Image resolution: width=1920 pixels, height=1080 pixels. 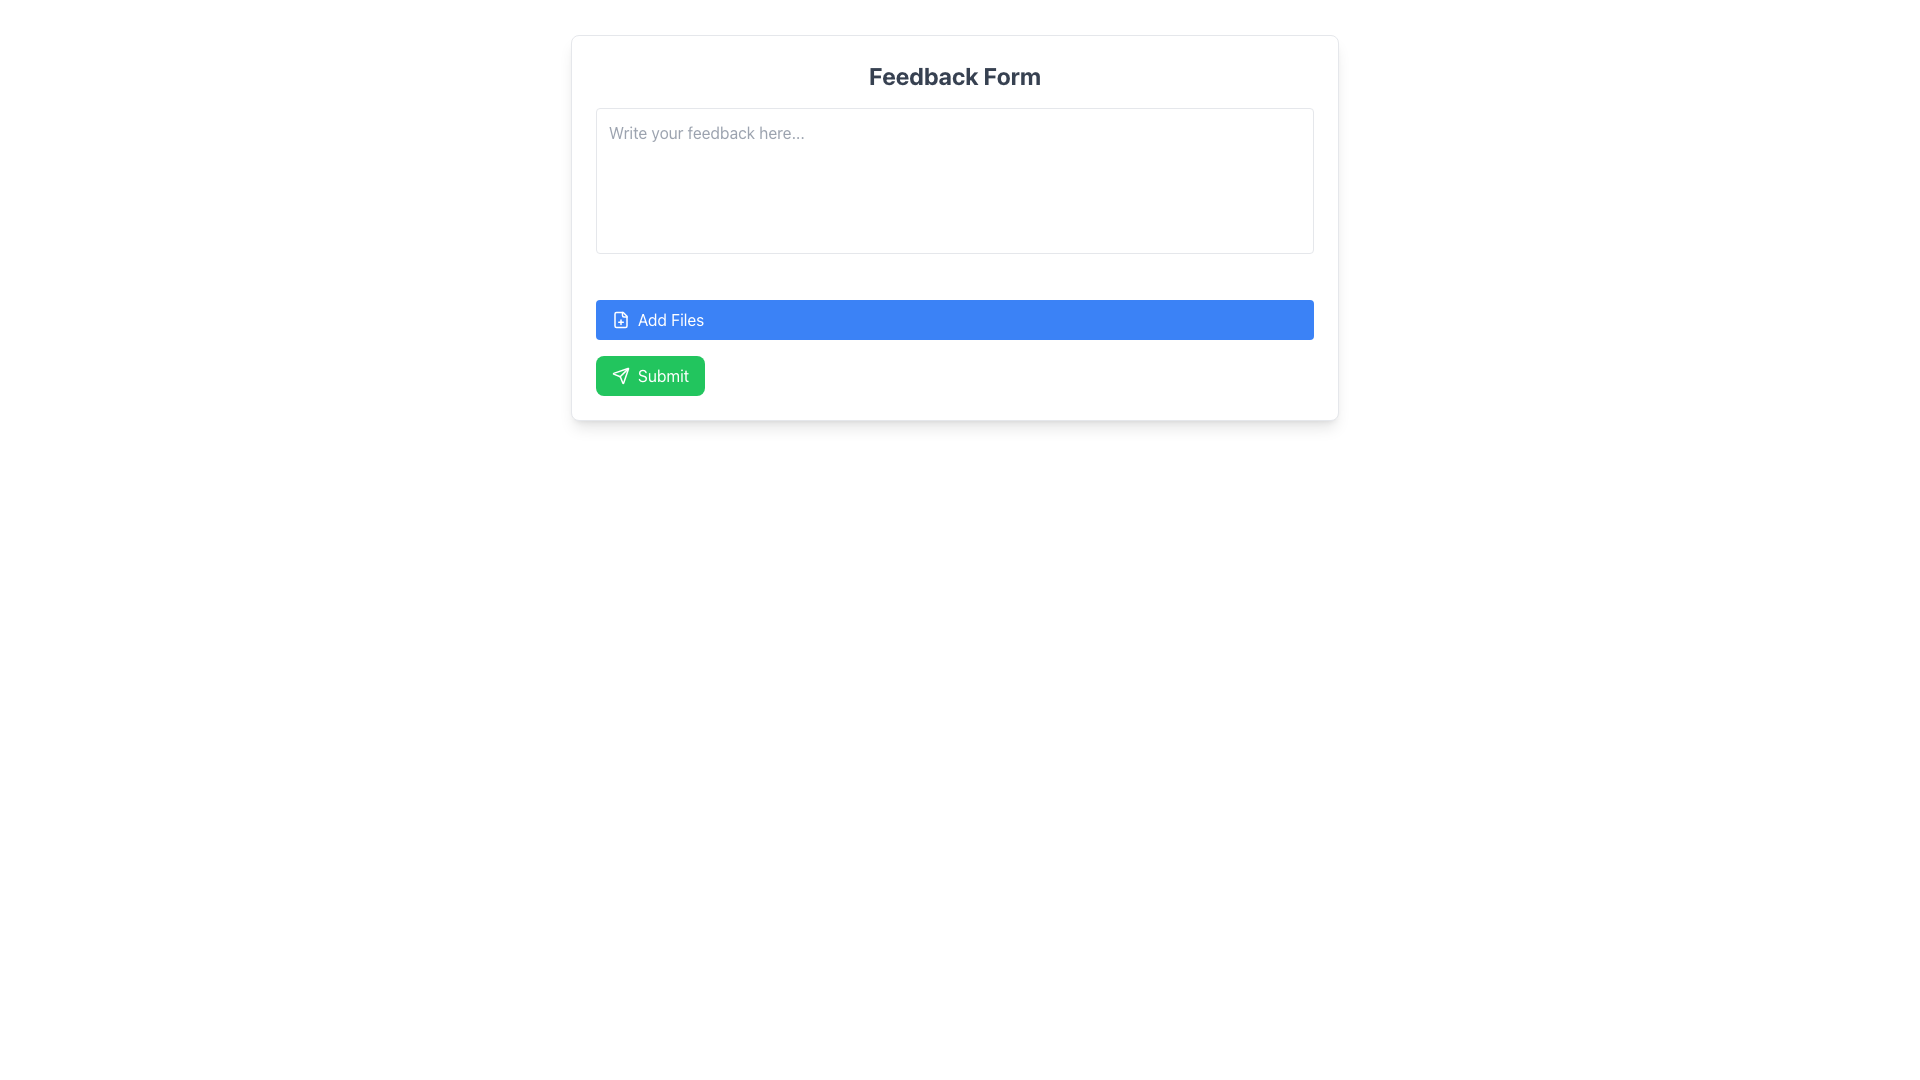 What do you see at coordinates (619, 375) in the screenshot?
I see `the decorative SVG icon within the green 'Submit' button at the bottom of the feedback form, which symbolizes sending or submitting content` at bounding box center [619, 375].